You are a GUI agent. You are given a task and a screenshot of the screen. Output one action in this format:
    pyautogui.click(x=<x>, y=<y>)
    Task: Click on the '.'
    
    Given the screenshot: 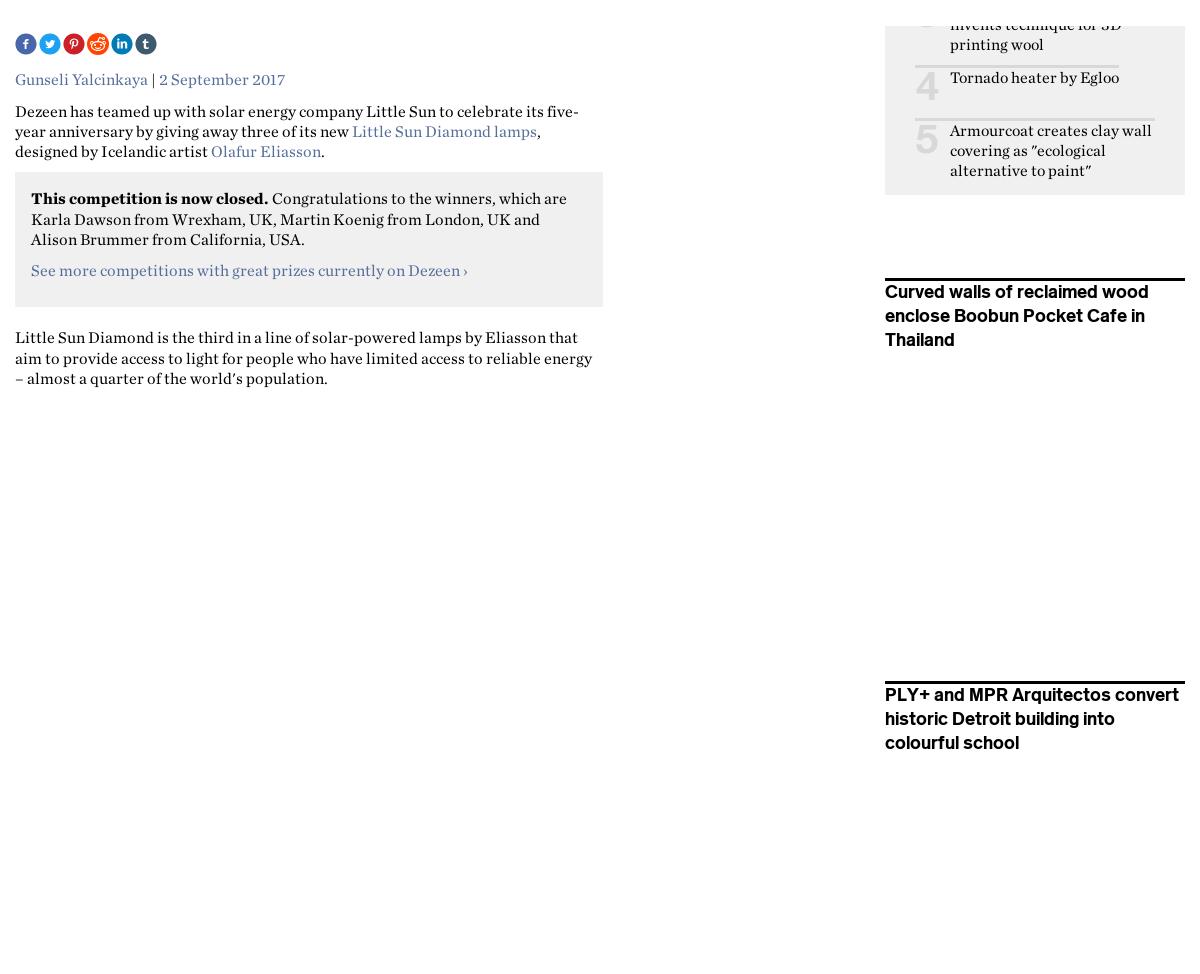 What is the action you would take?
    pyautogui.click(x=323, y=149)
    